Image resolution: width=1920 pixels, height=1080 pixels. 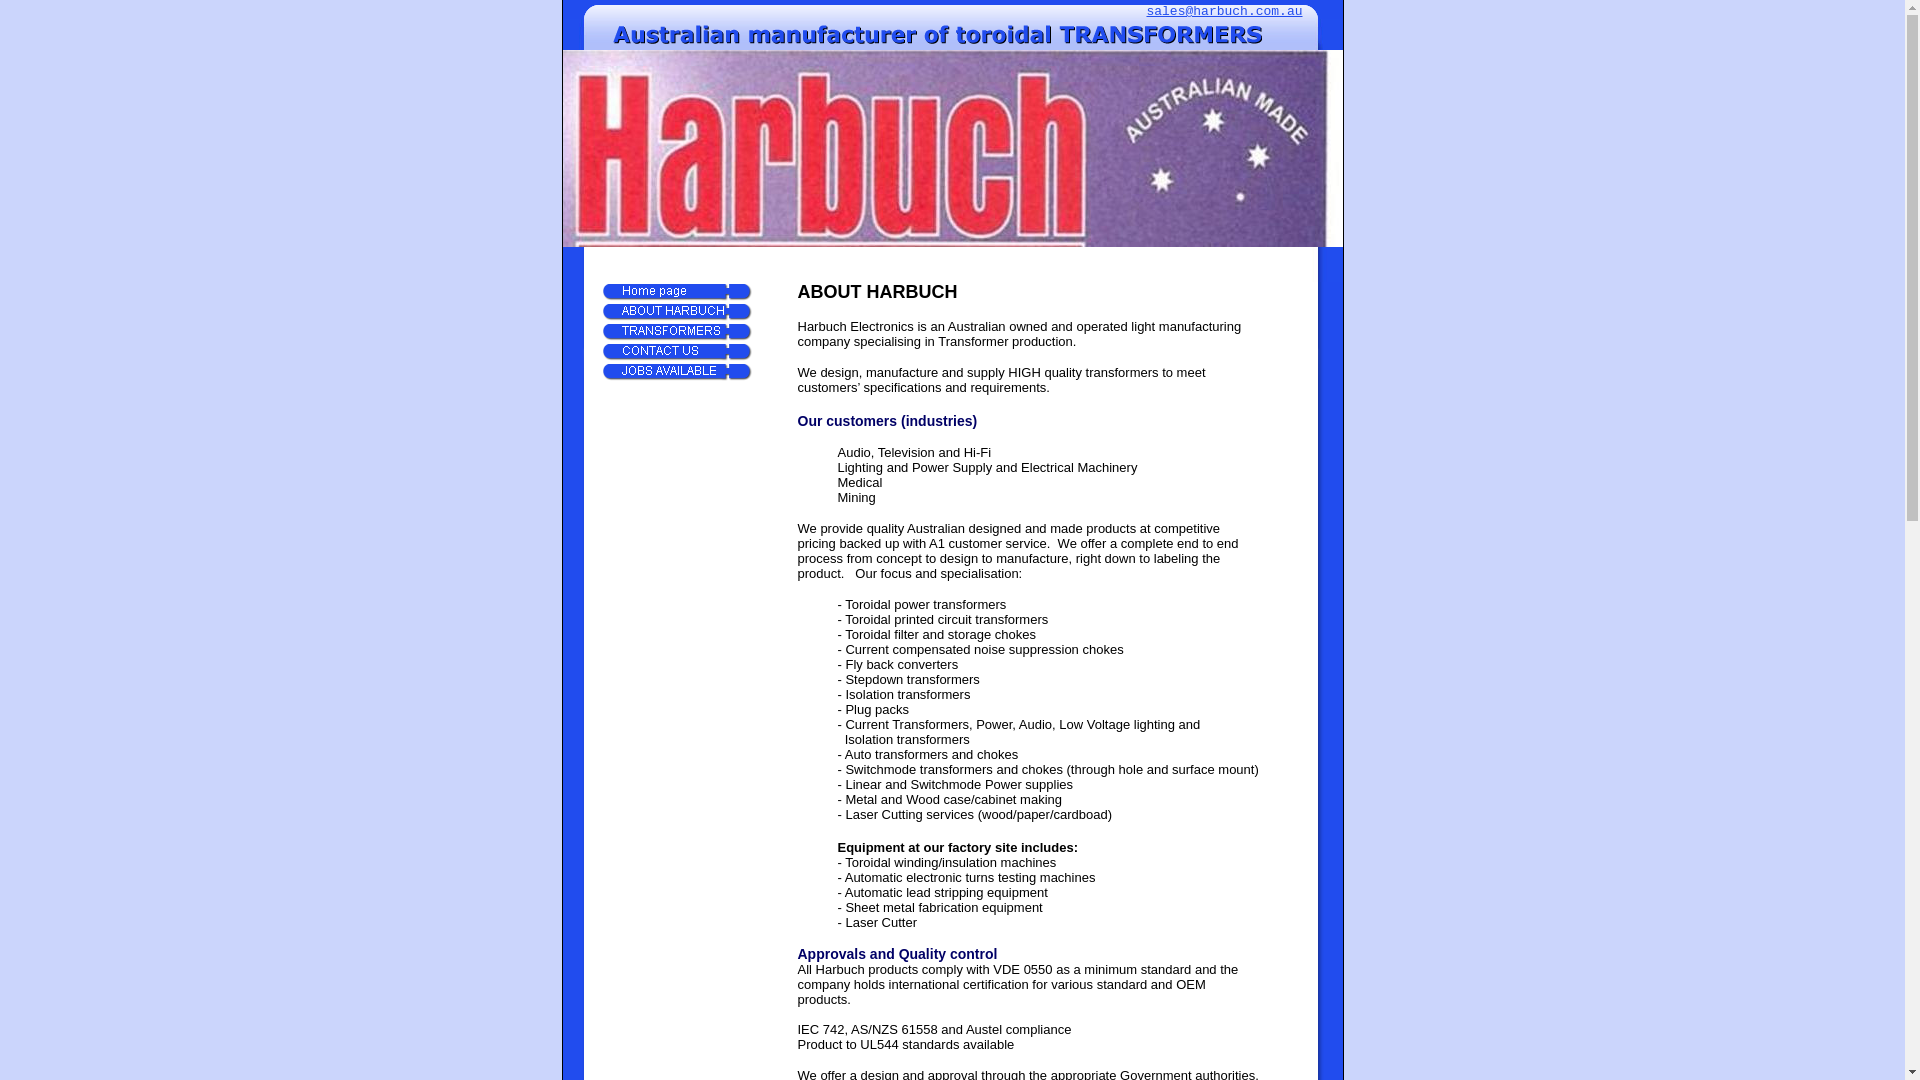 I want to click on 'CONTACT US', so click(x=600, y=350).